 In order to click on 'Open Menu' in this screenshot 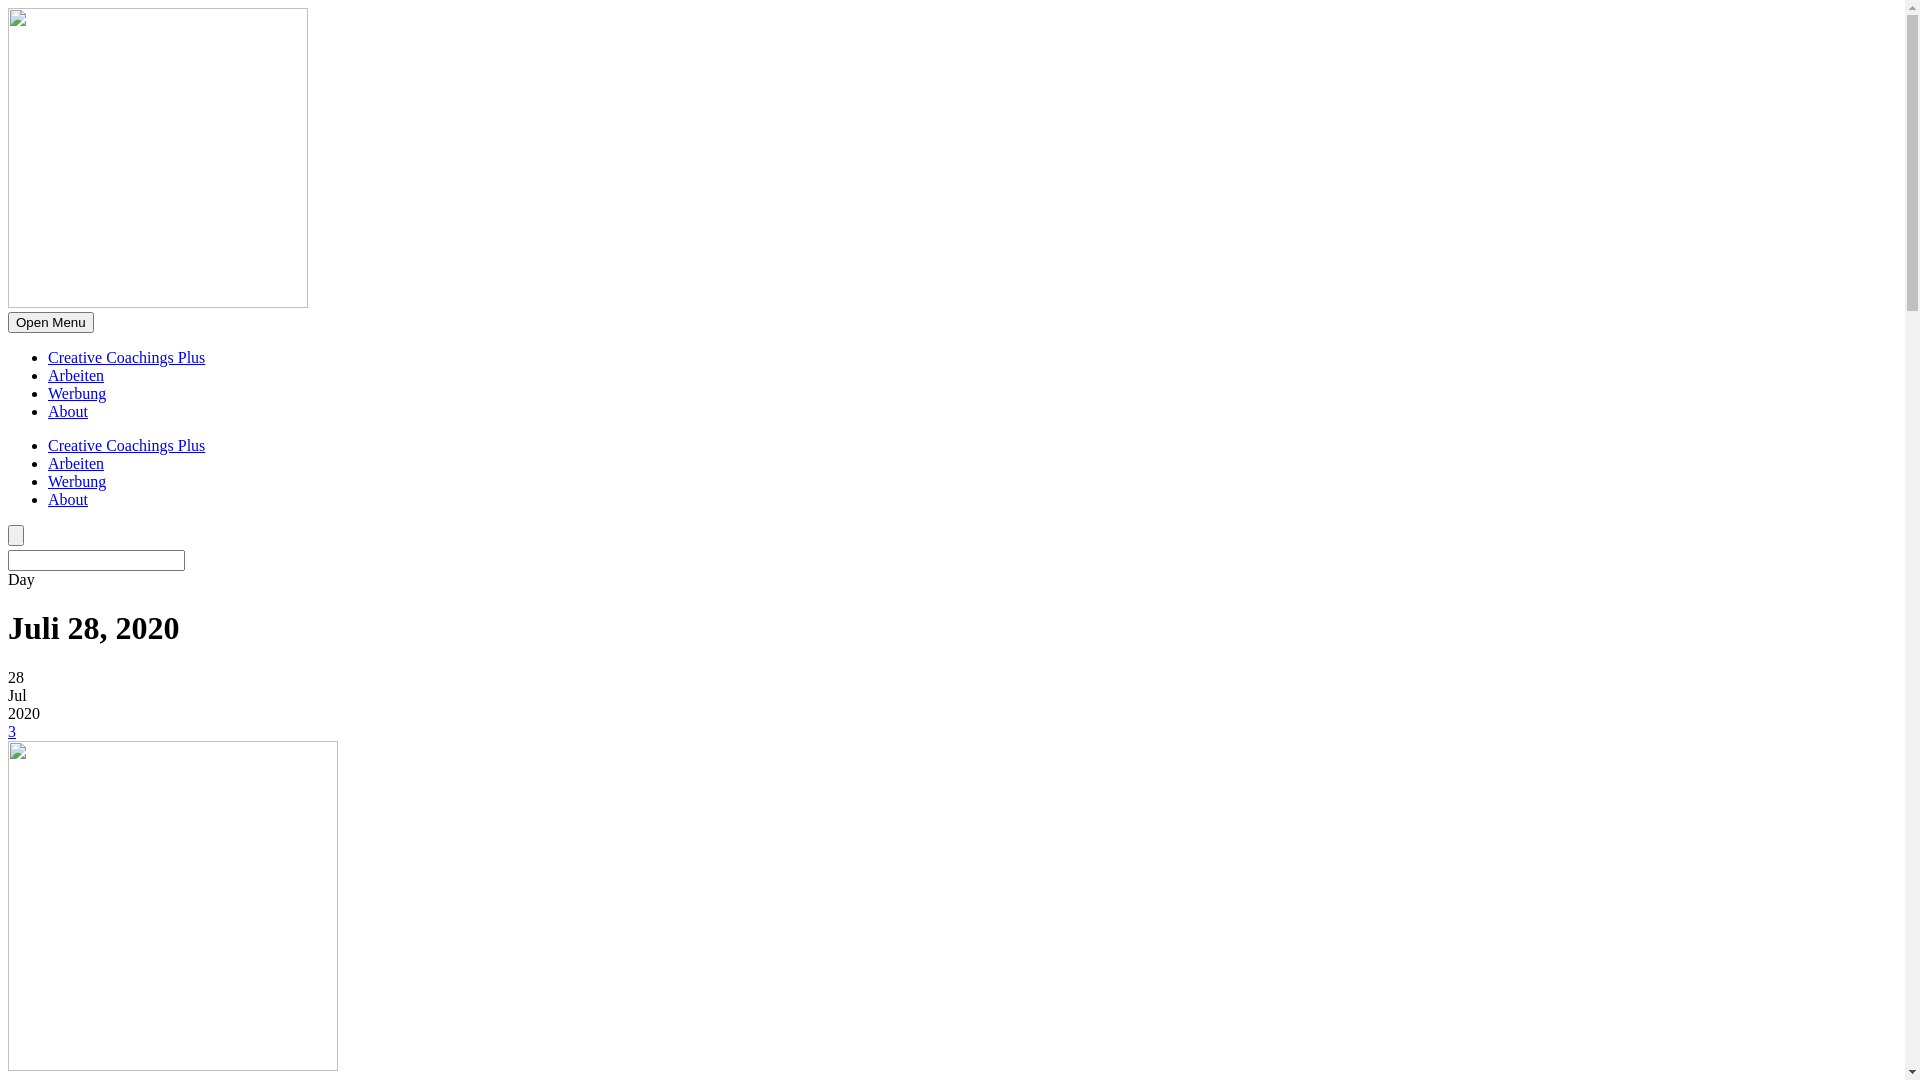, I will do `click(8, 321)`.